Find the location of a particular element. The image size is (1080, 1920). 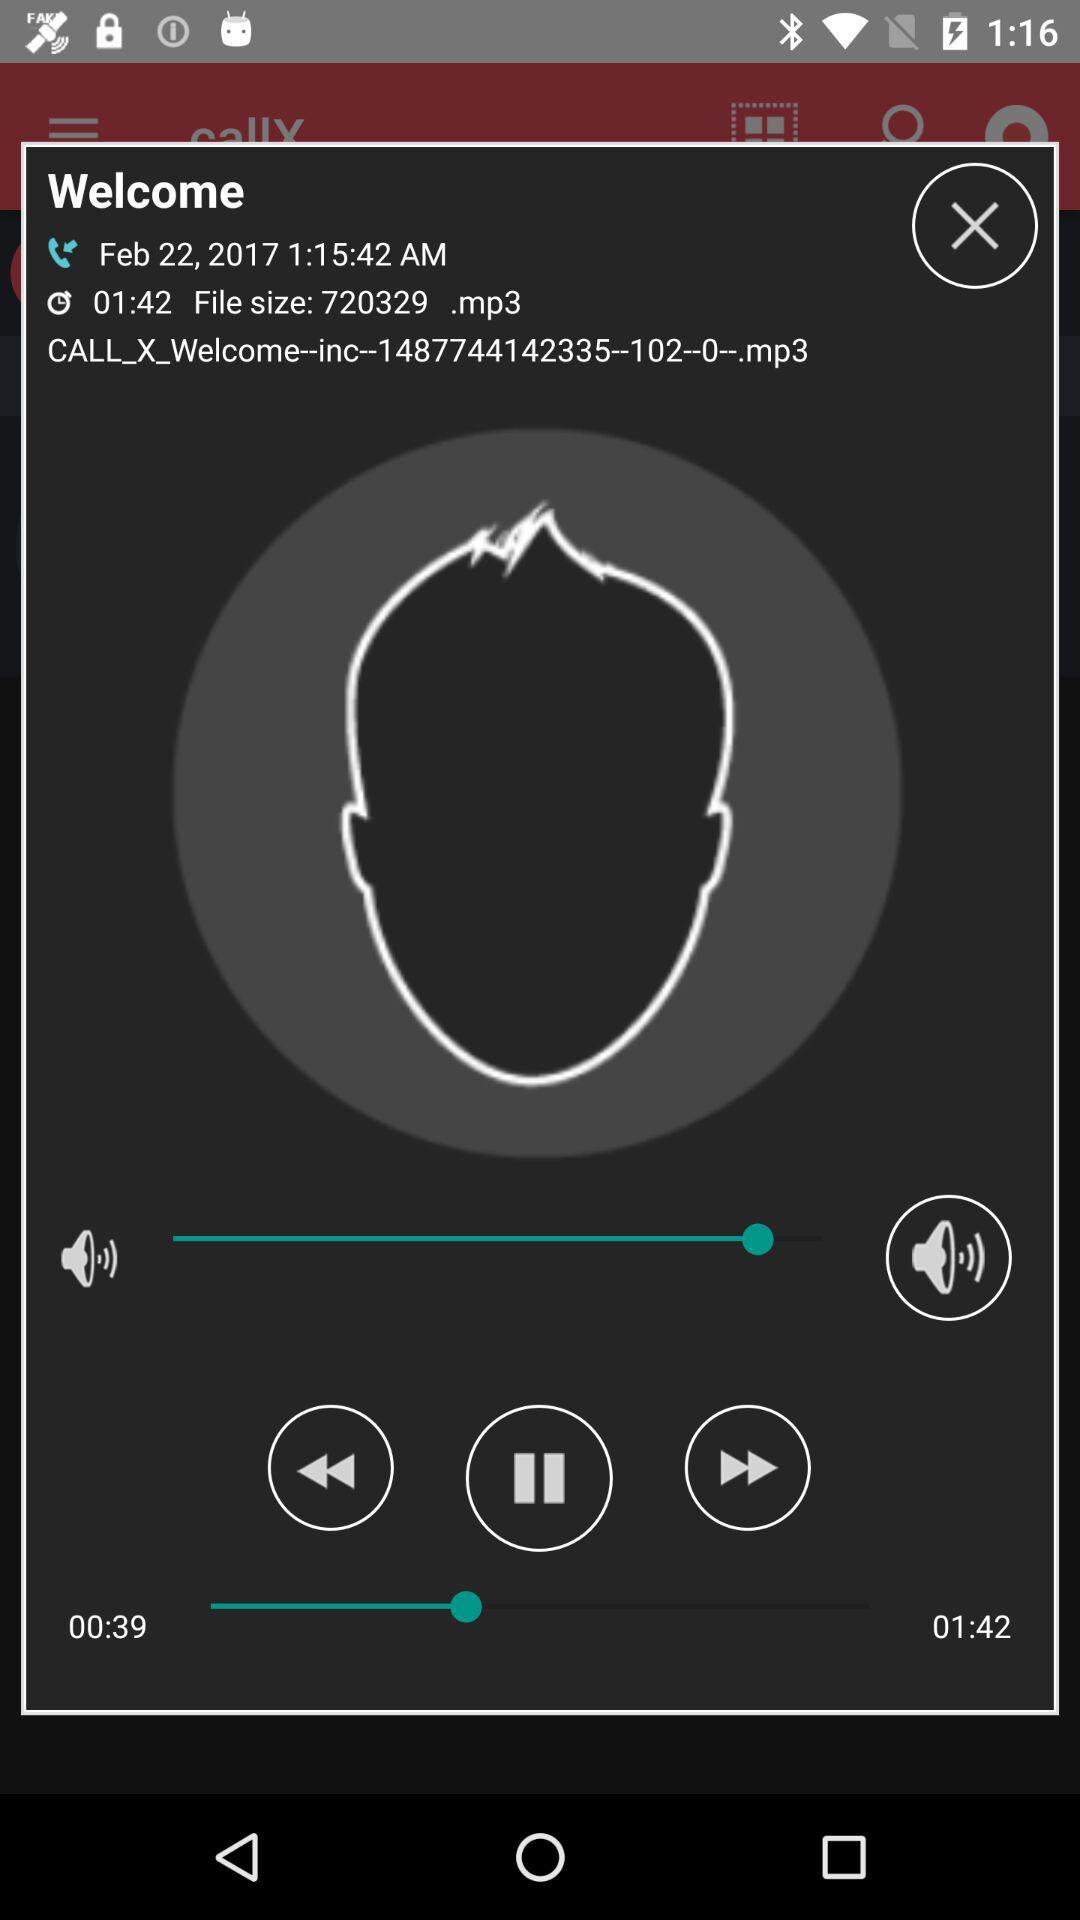

next is located at coordinates (747, 1467).